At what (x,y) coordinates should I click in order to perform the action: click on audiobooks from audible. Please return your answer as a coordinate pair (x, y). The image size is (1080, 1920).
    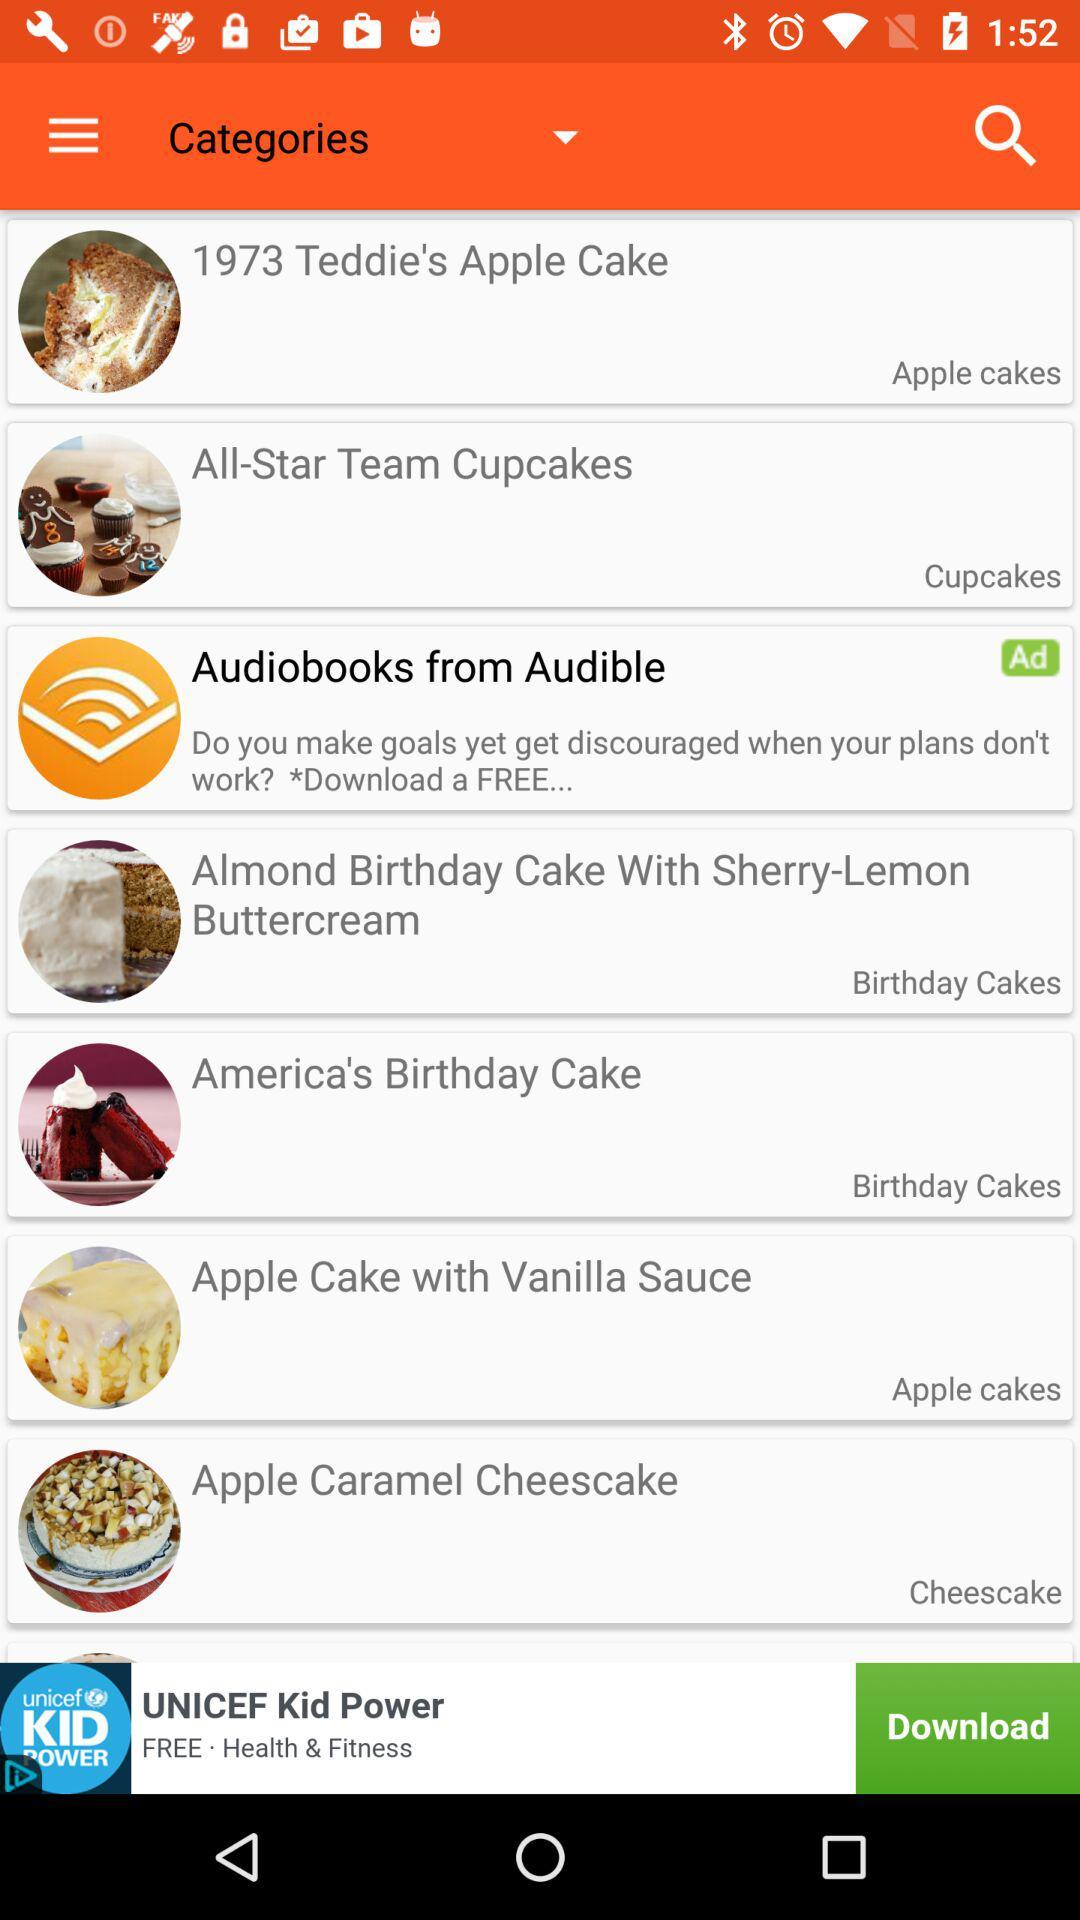
    Looking at the image, I should click on (99, 718).